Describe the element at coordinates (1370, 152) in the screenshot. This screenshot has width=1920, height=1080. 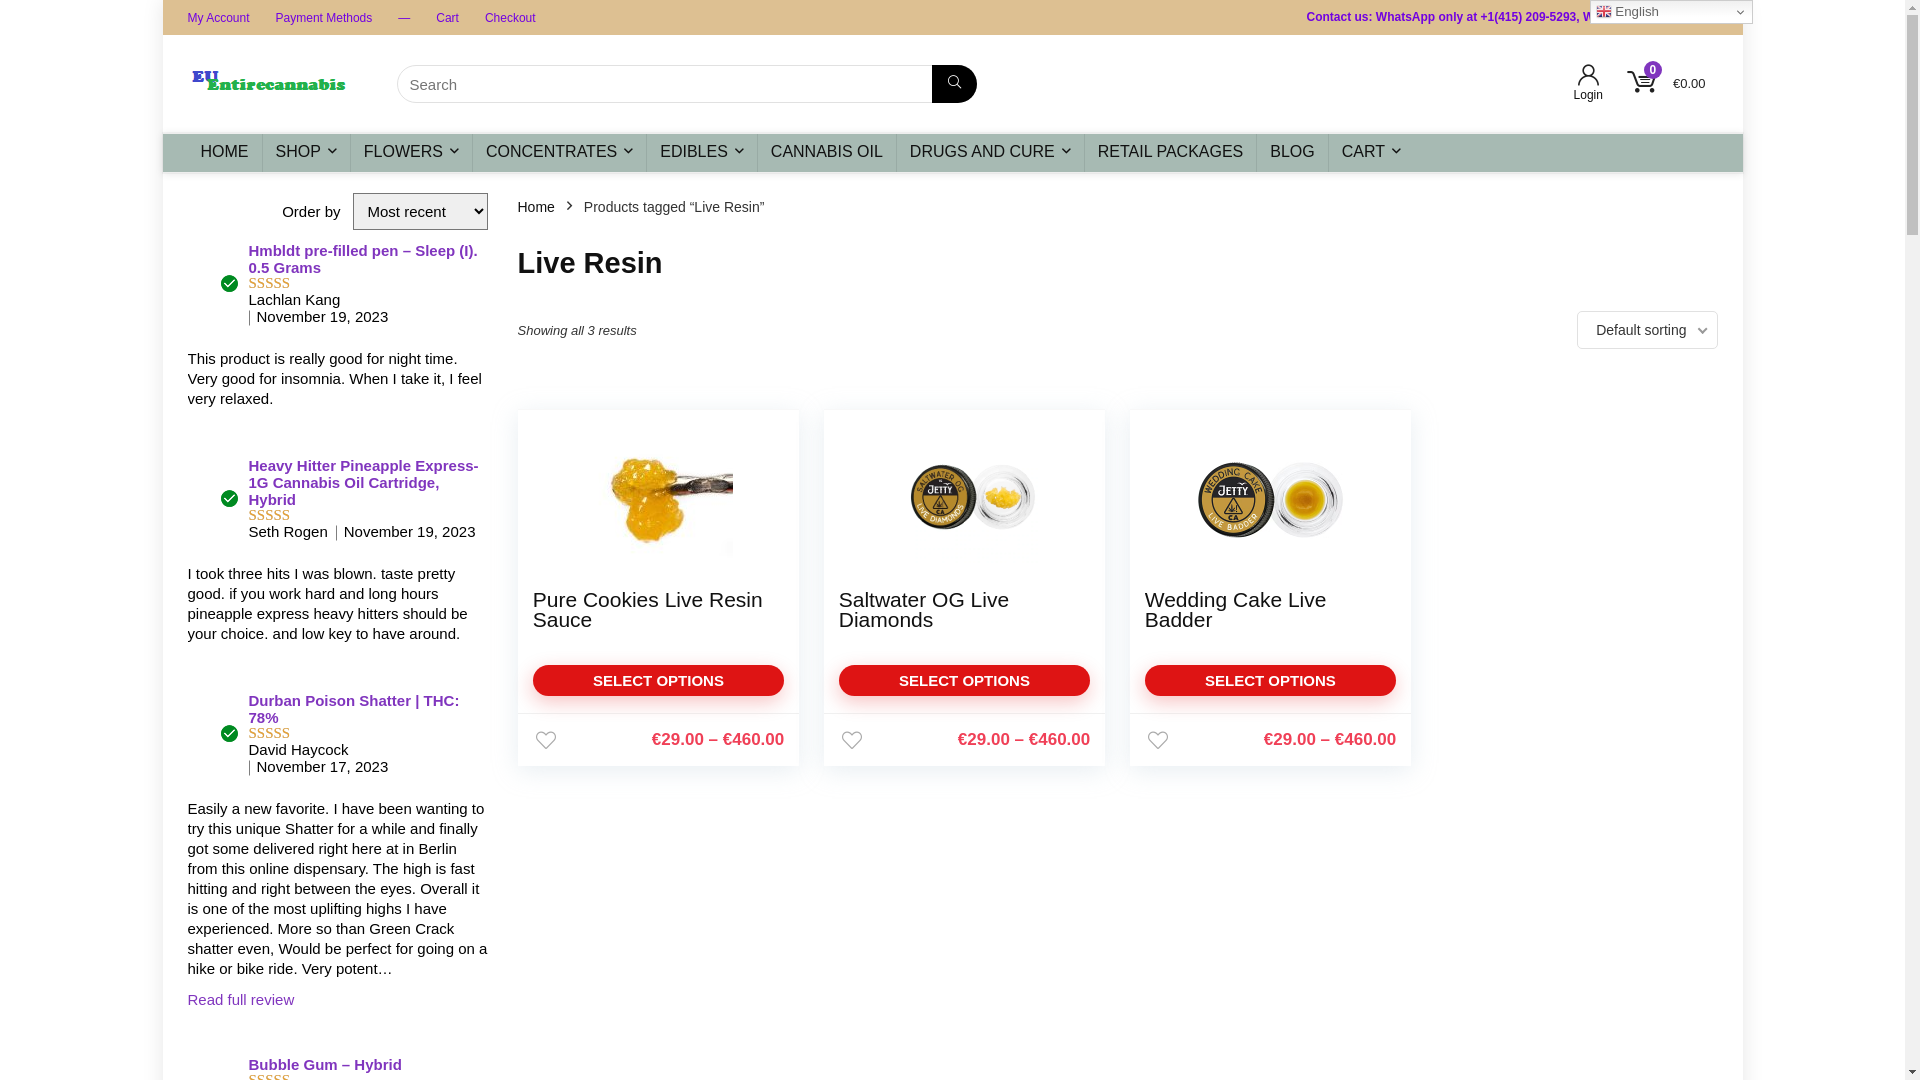
I see `'CART'` at that location.